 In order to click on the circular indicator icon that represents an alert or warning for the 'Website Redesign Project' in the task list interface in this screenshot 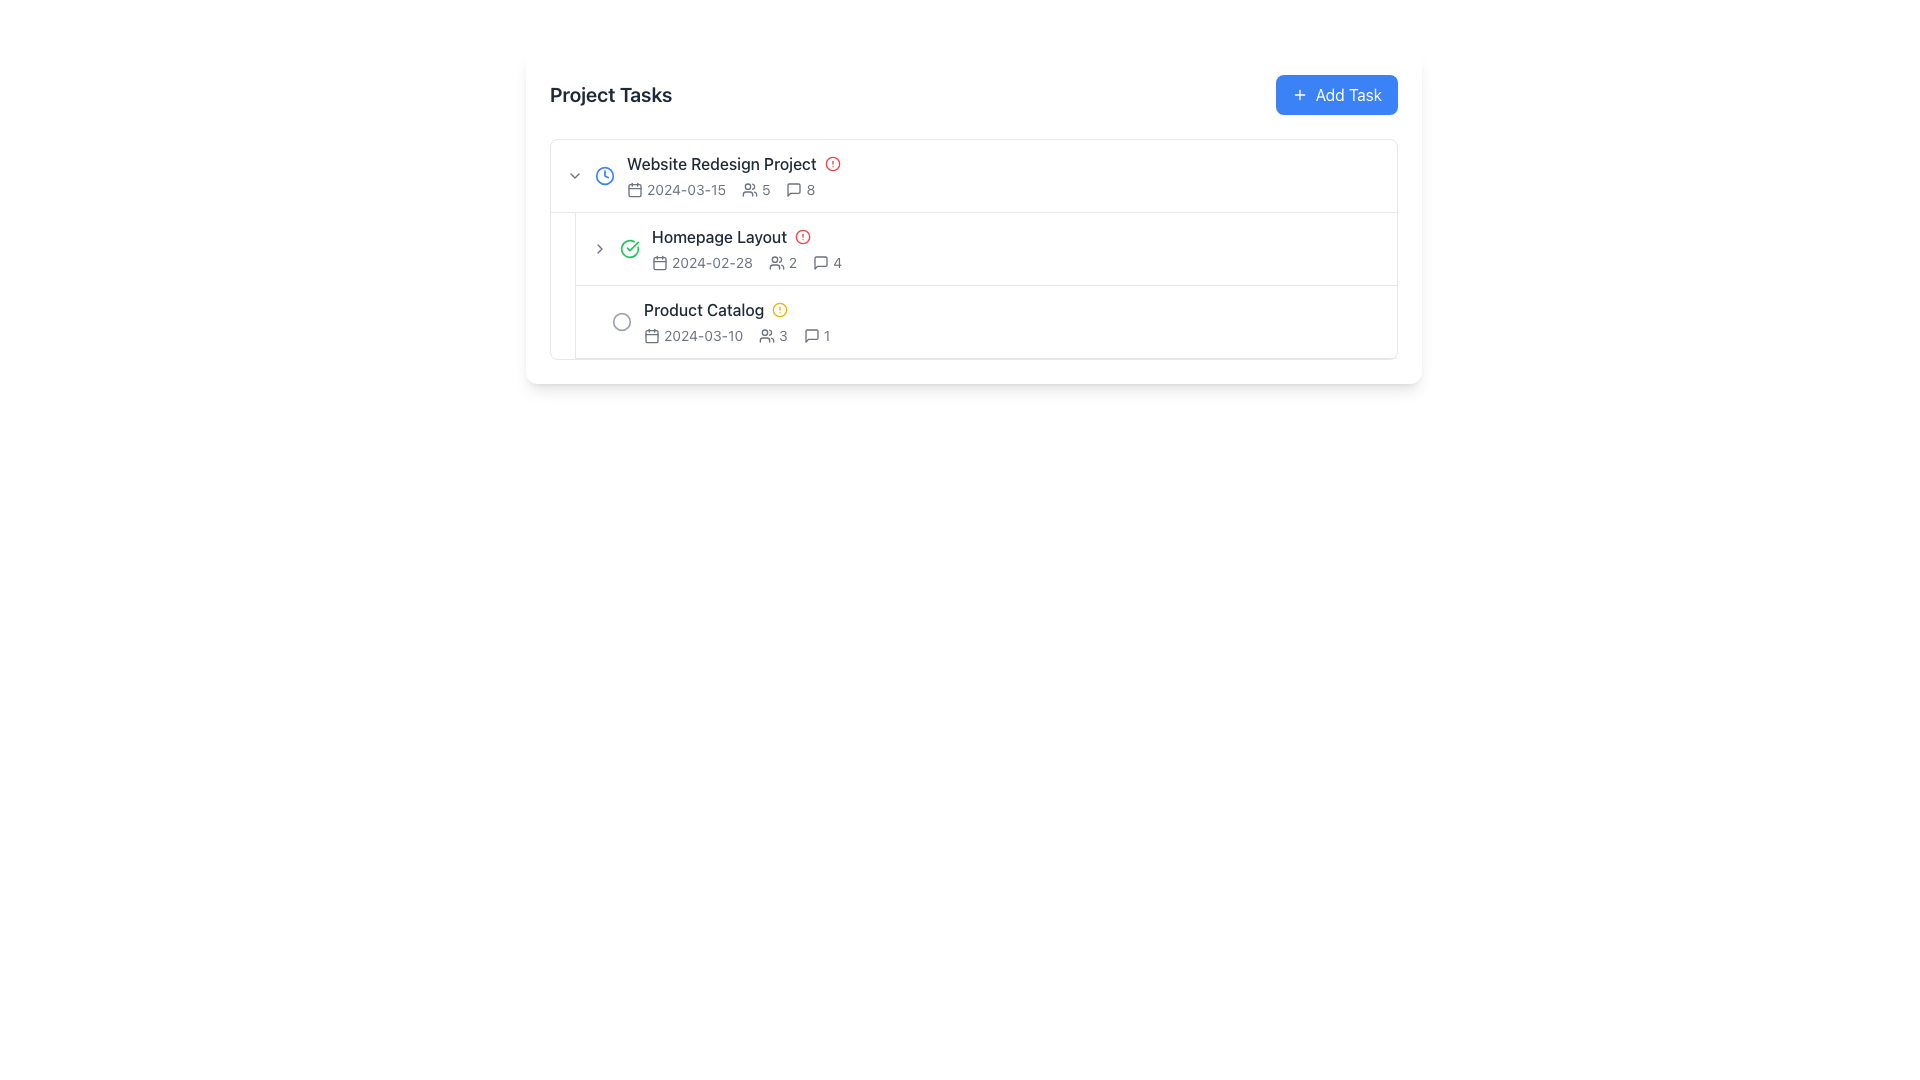, I will do `click(832, 163)`.